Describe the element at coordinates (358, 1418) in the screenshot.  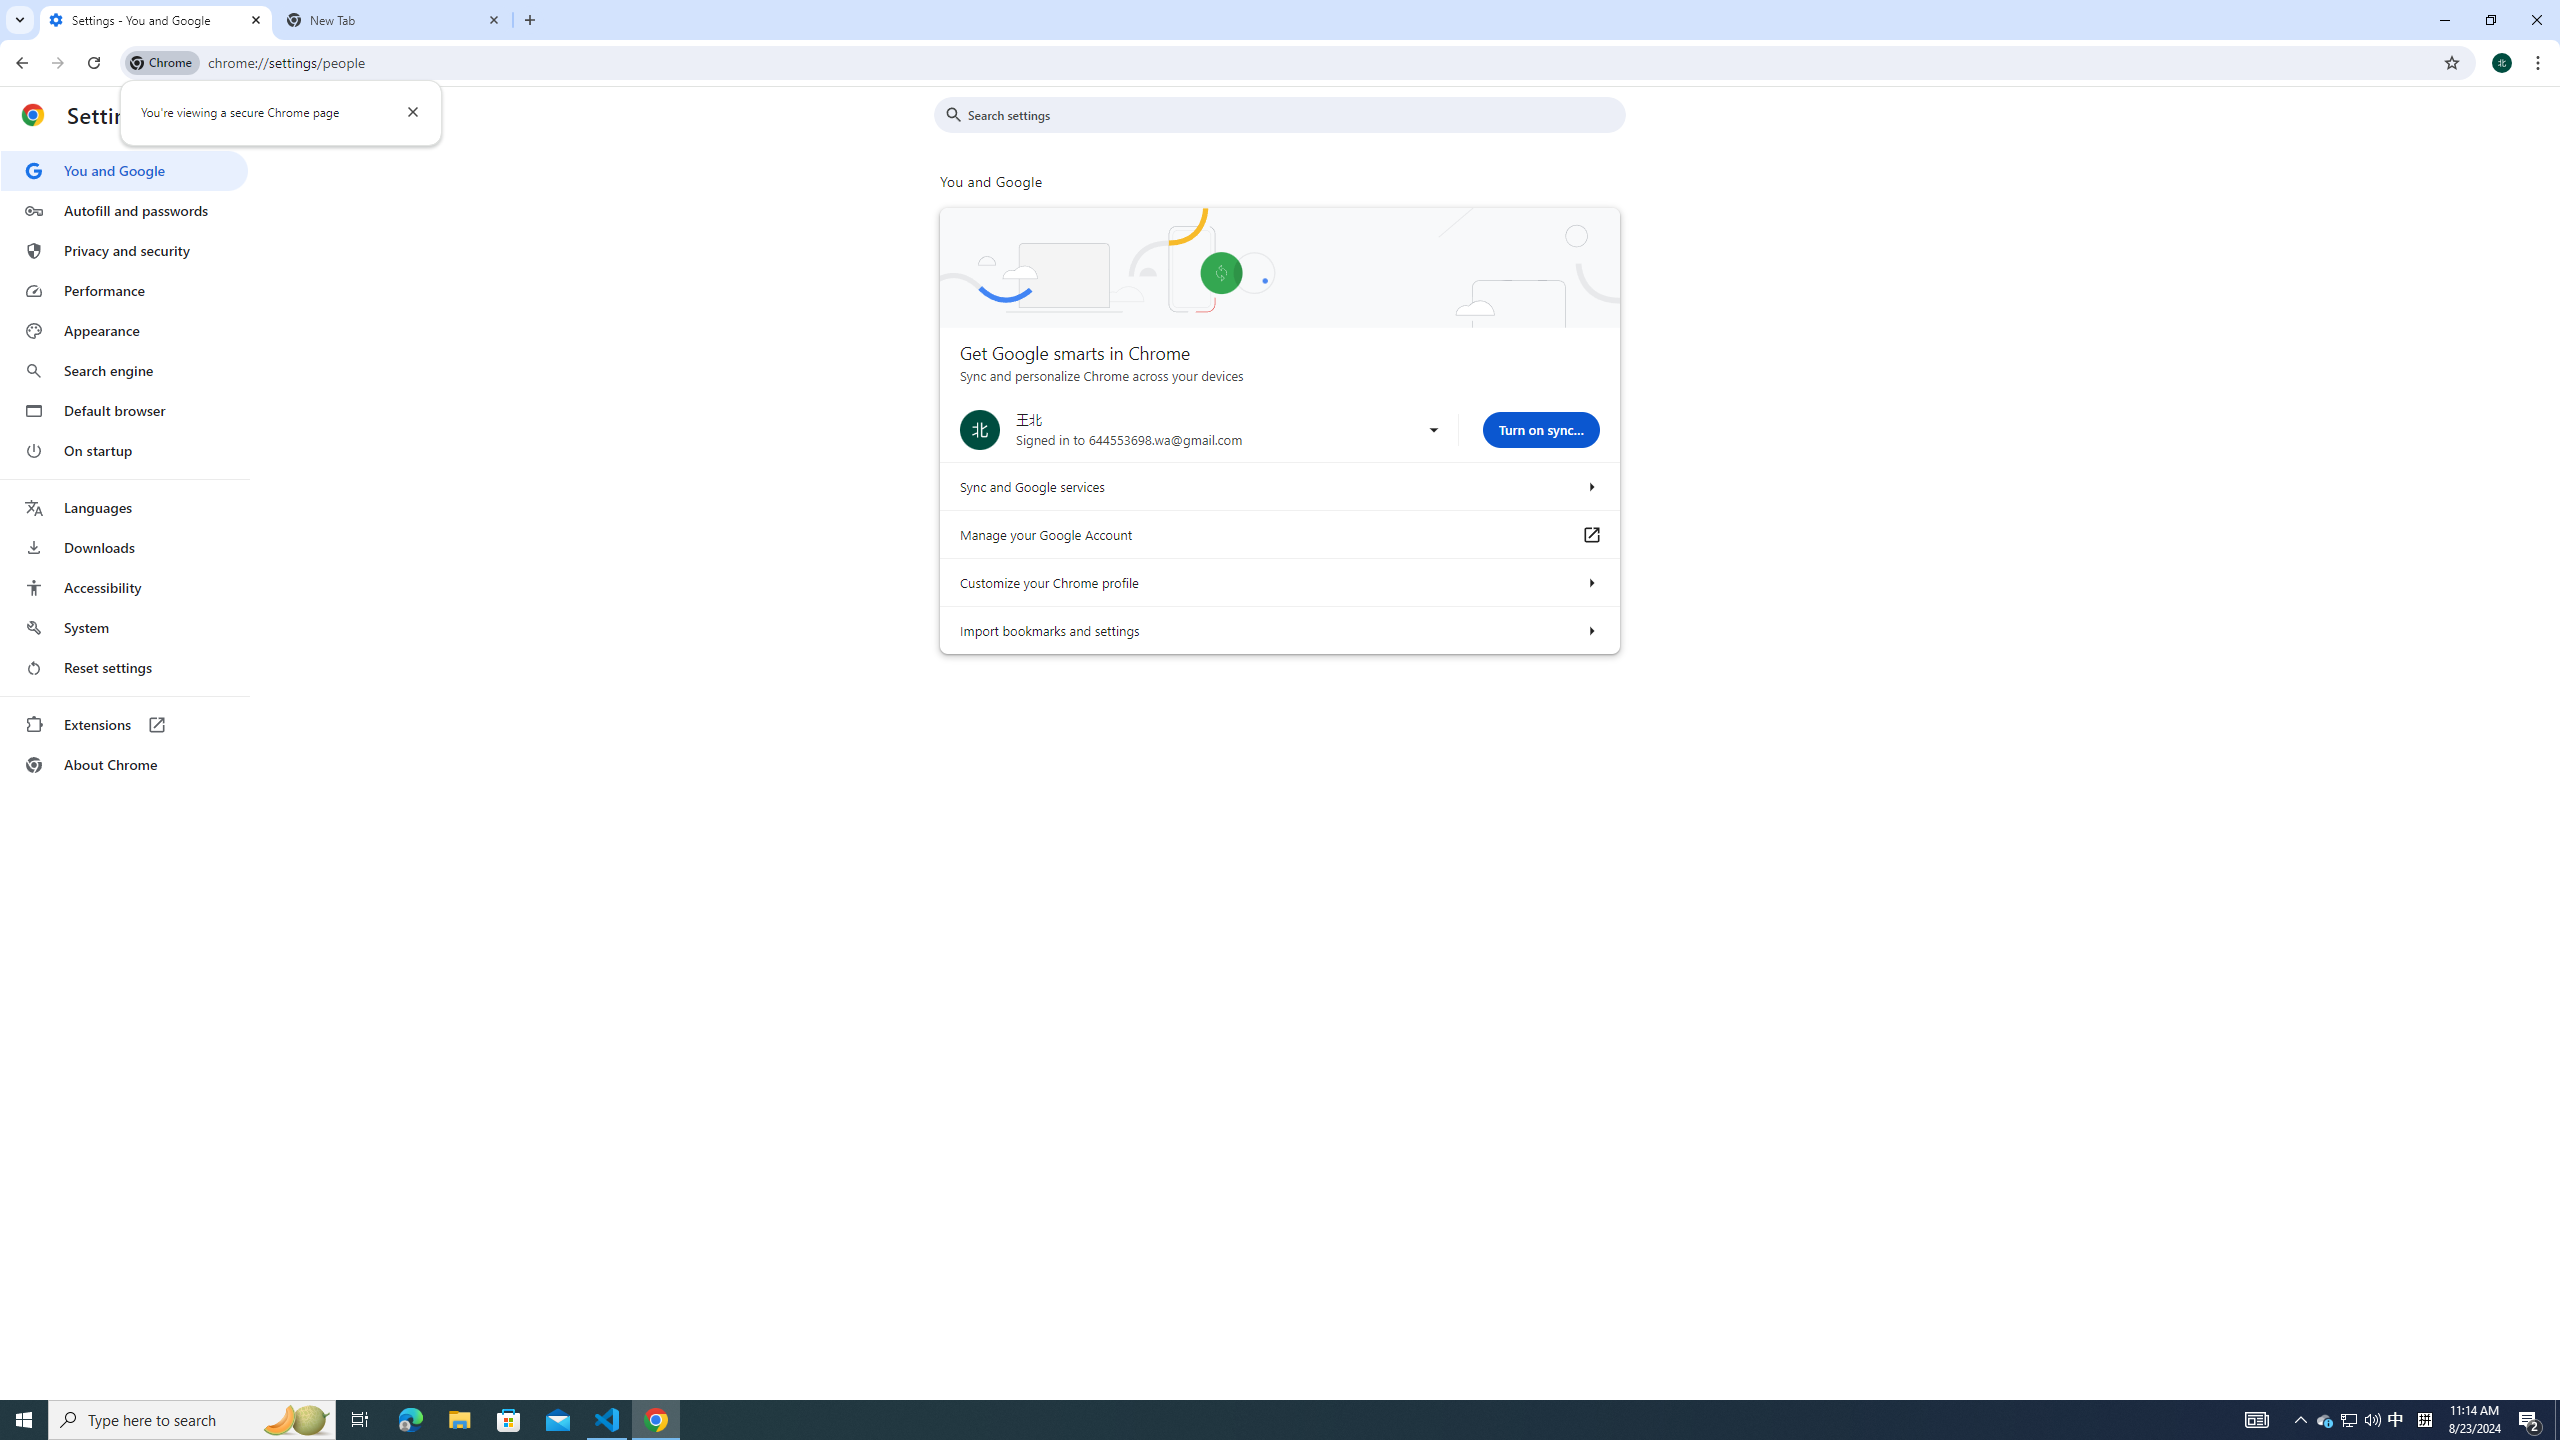
I see `'Task View'` at that location.